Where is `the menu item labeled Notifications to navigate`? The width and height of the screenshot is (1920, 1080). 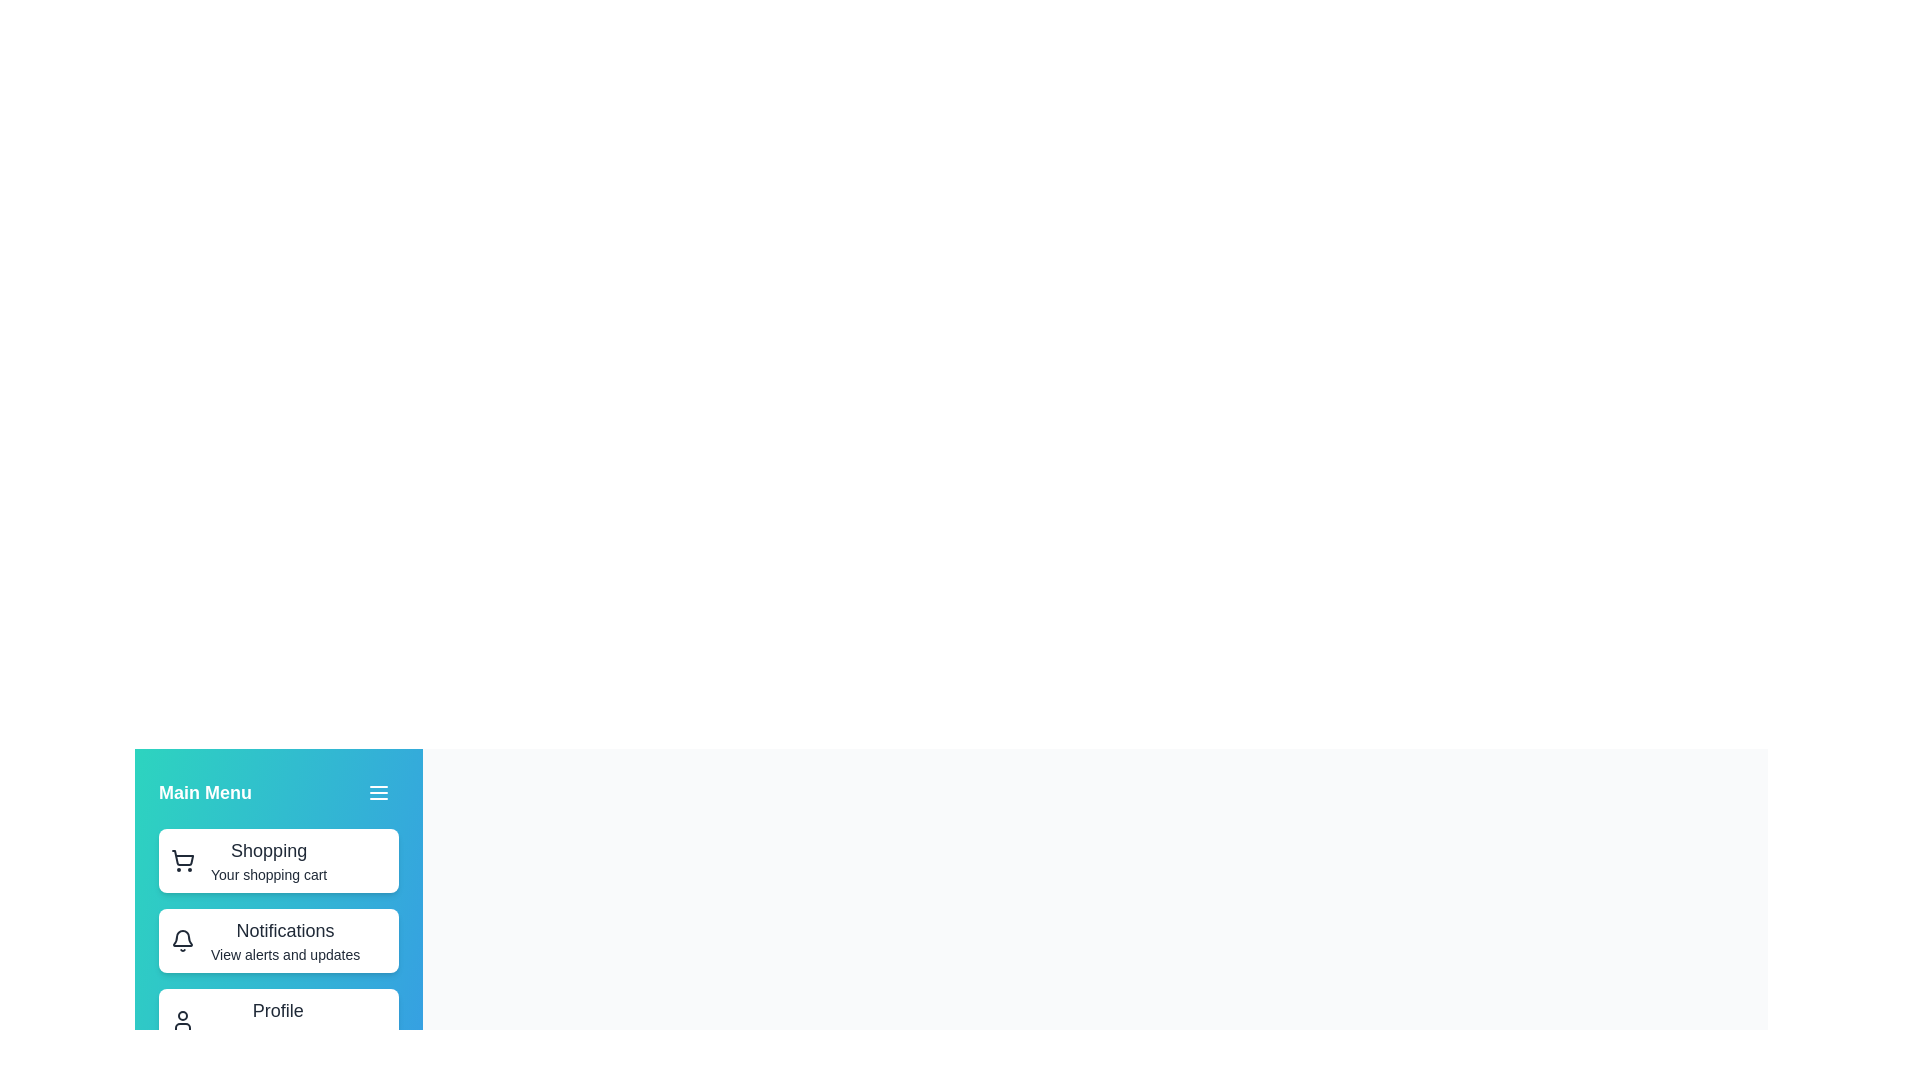 the menu item labeled Notifications to navigate is located at coordinates (277, 941).